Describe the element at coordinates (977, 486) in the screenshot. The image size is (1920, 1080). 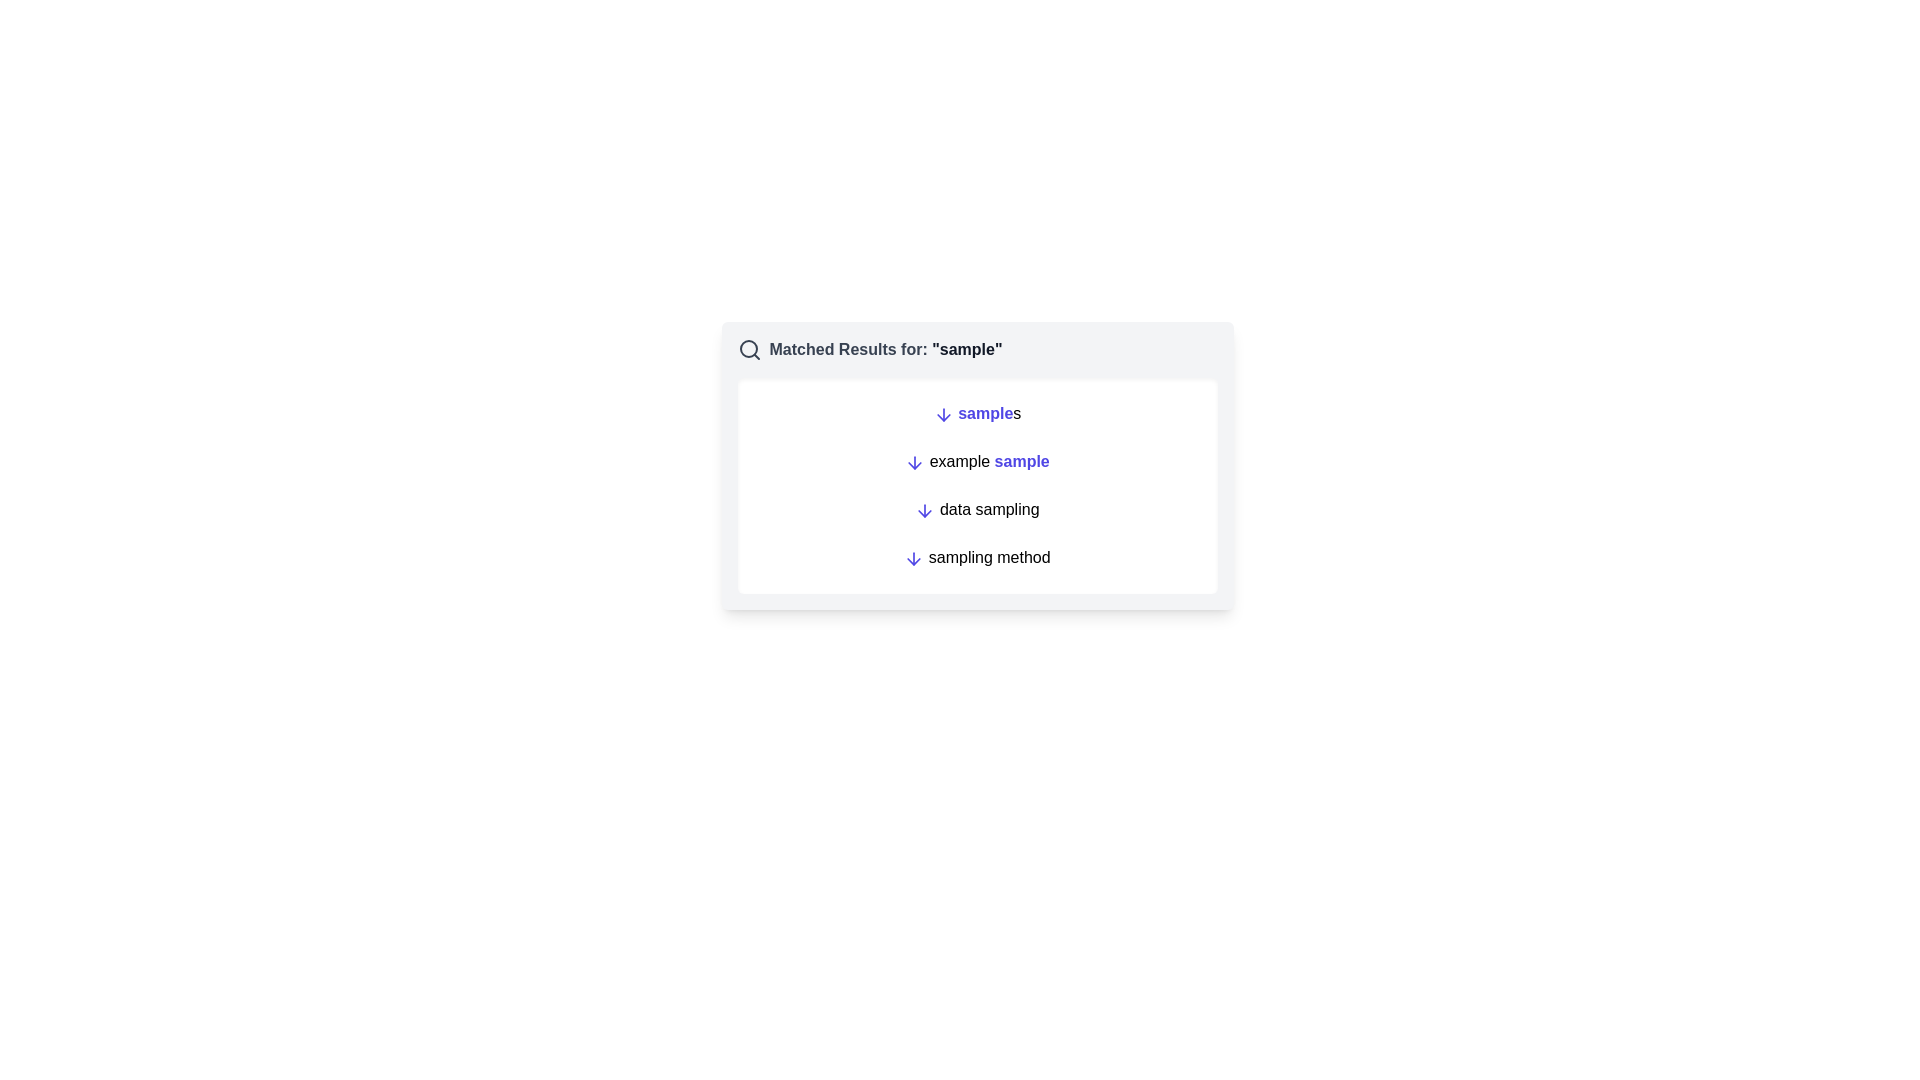
I see `the second item in the clickable list, which allows users to select 'example sample' as a choice, highlighting it` at that location.